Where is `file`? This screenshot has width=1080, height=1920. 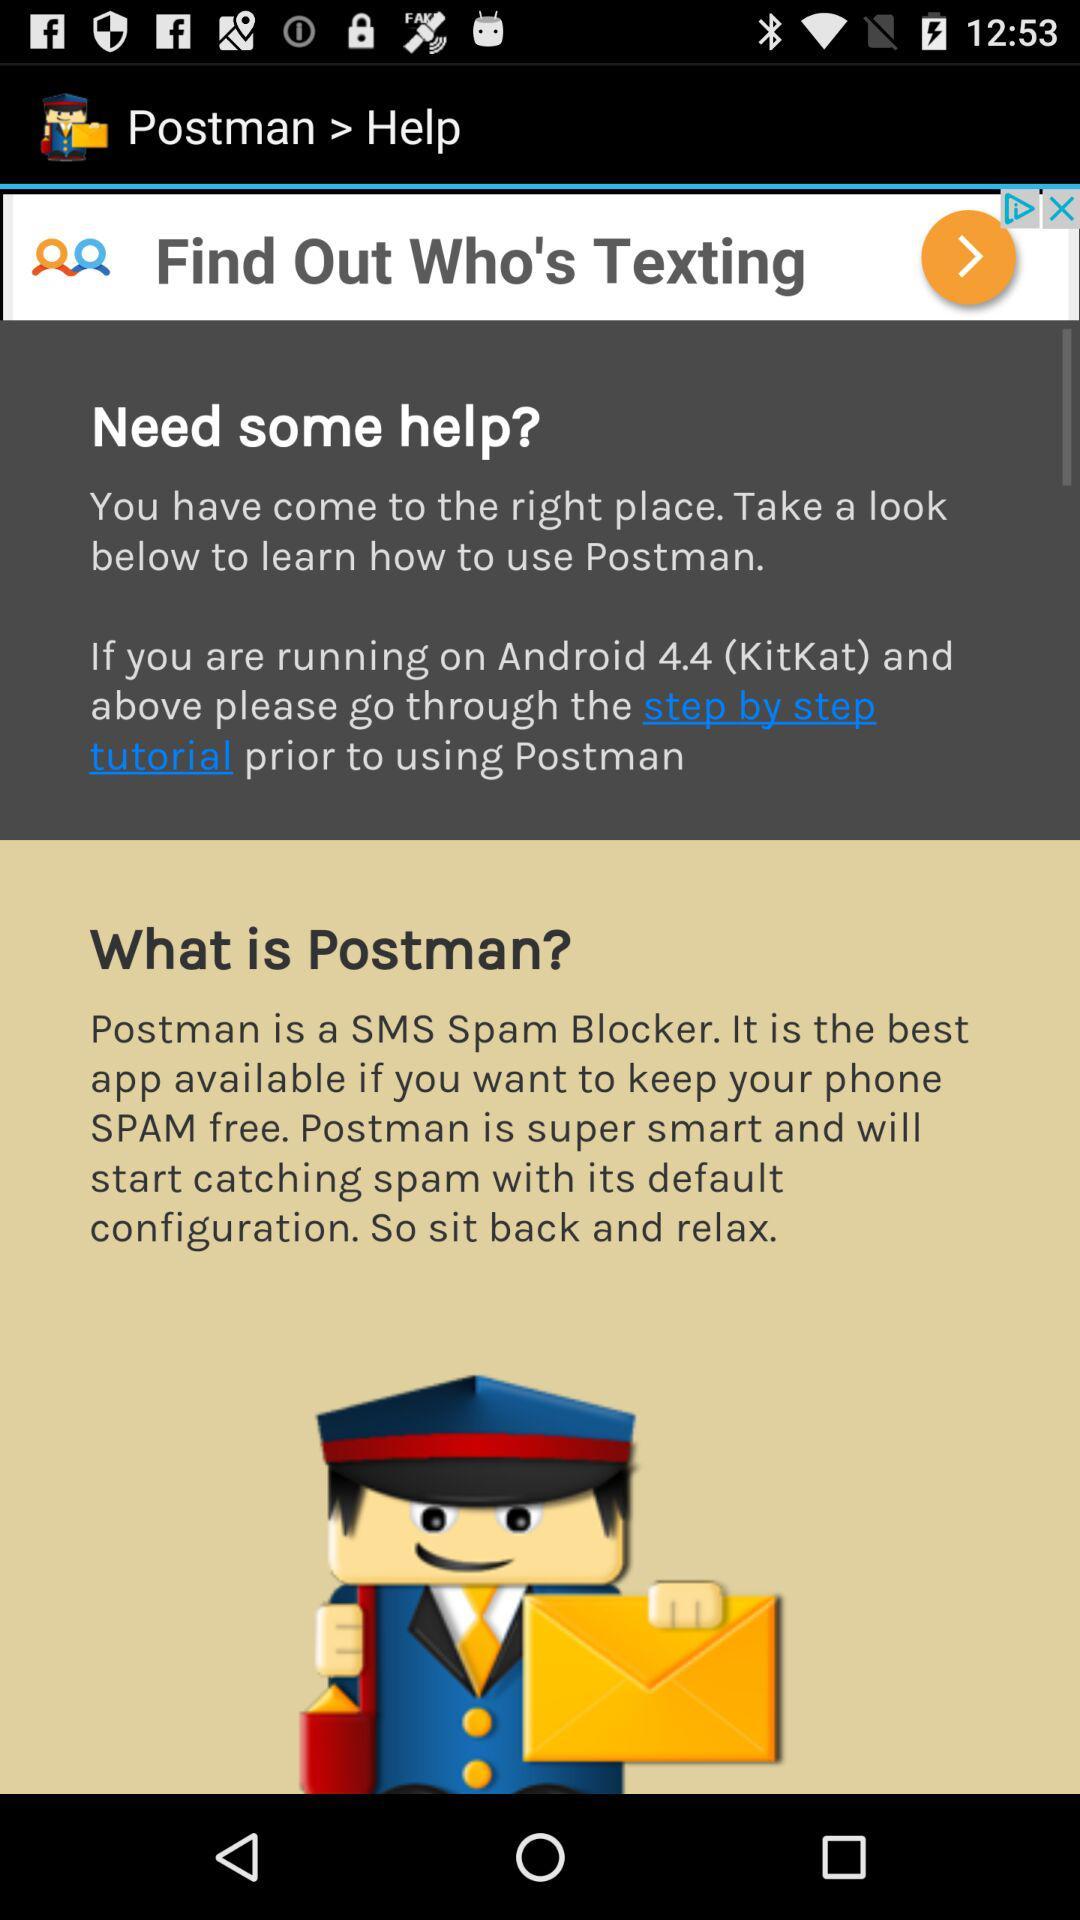 file is located at coordinates (540, 1056).